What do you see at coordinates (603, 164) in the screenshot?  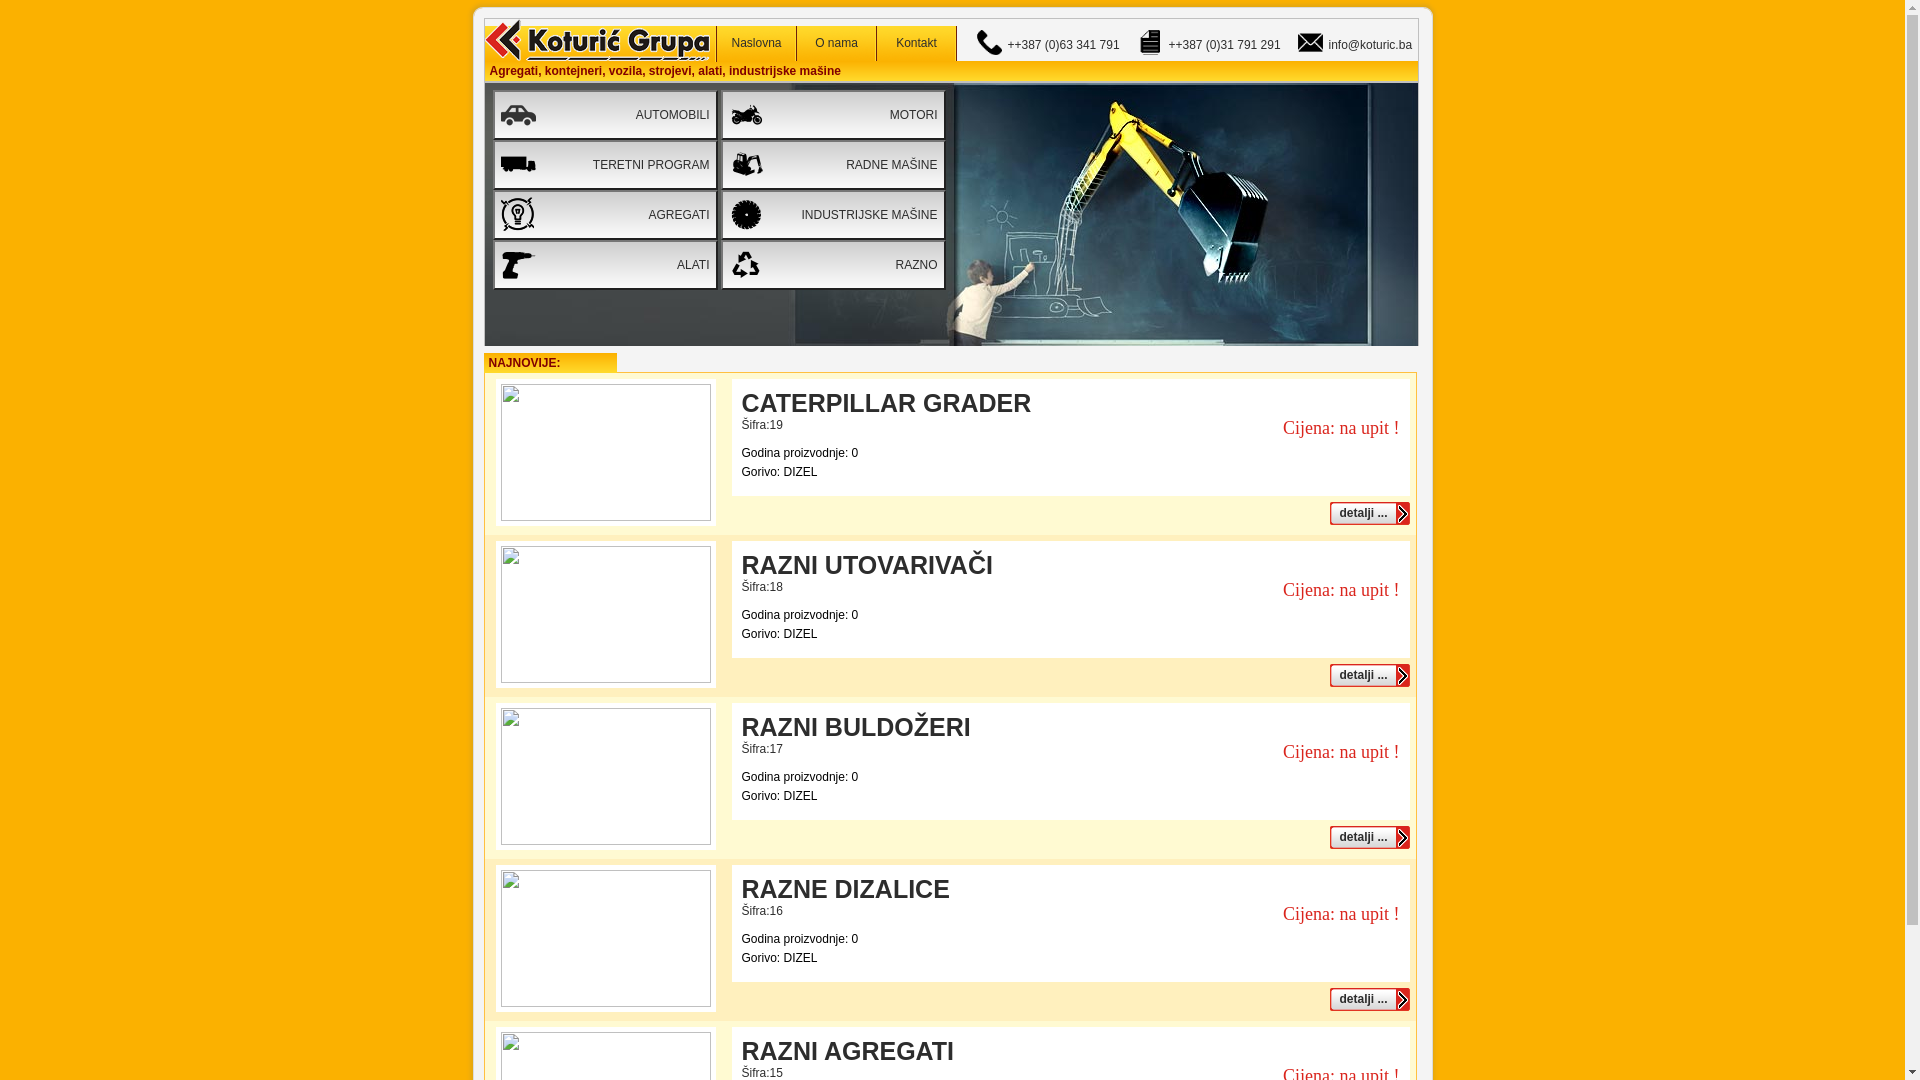 I see `'TERETNI PROGRAM'` at bounding box center [603, 164].